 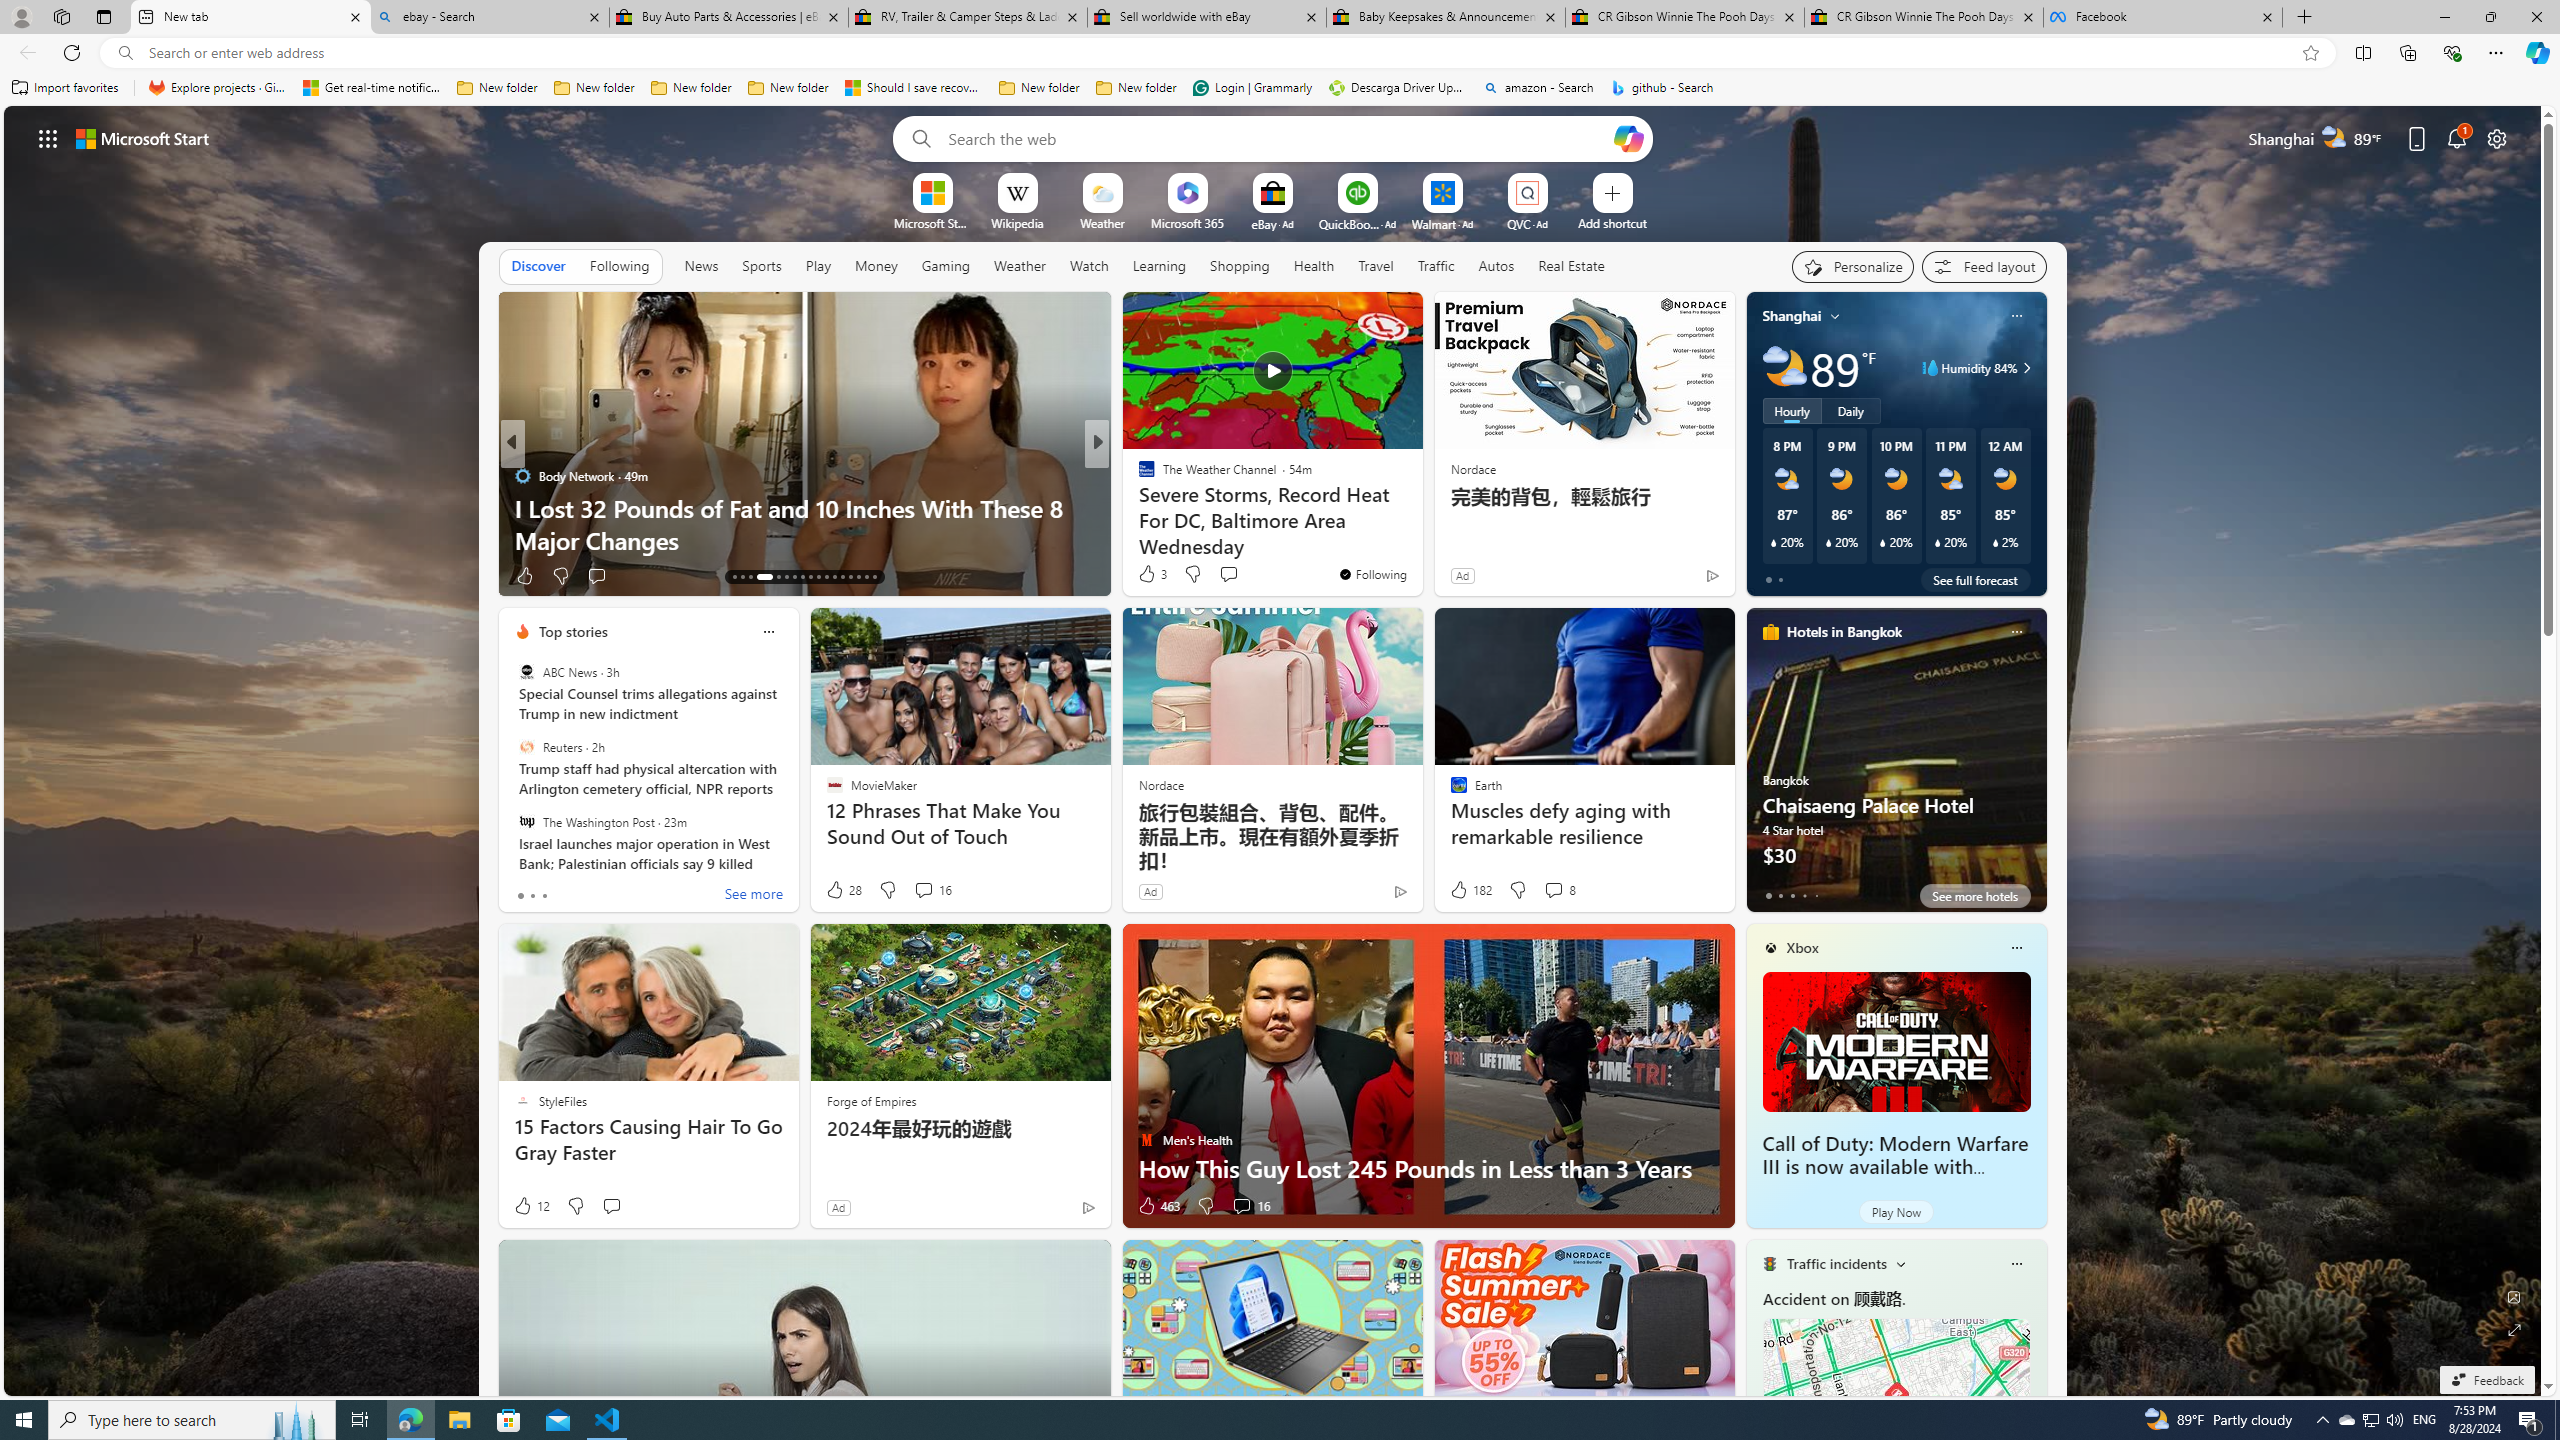 I want to click on 'Watch', so click(x=1088, y=264).